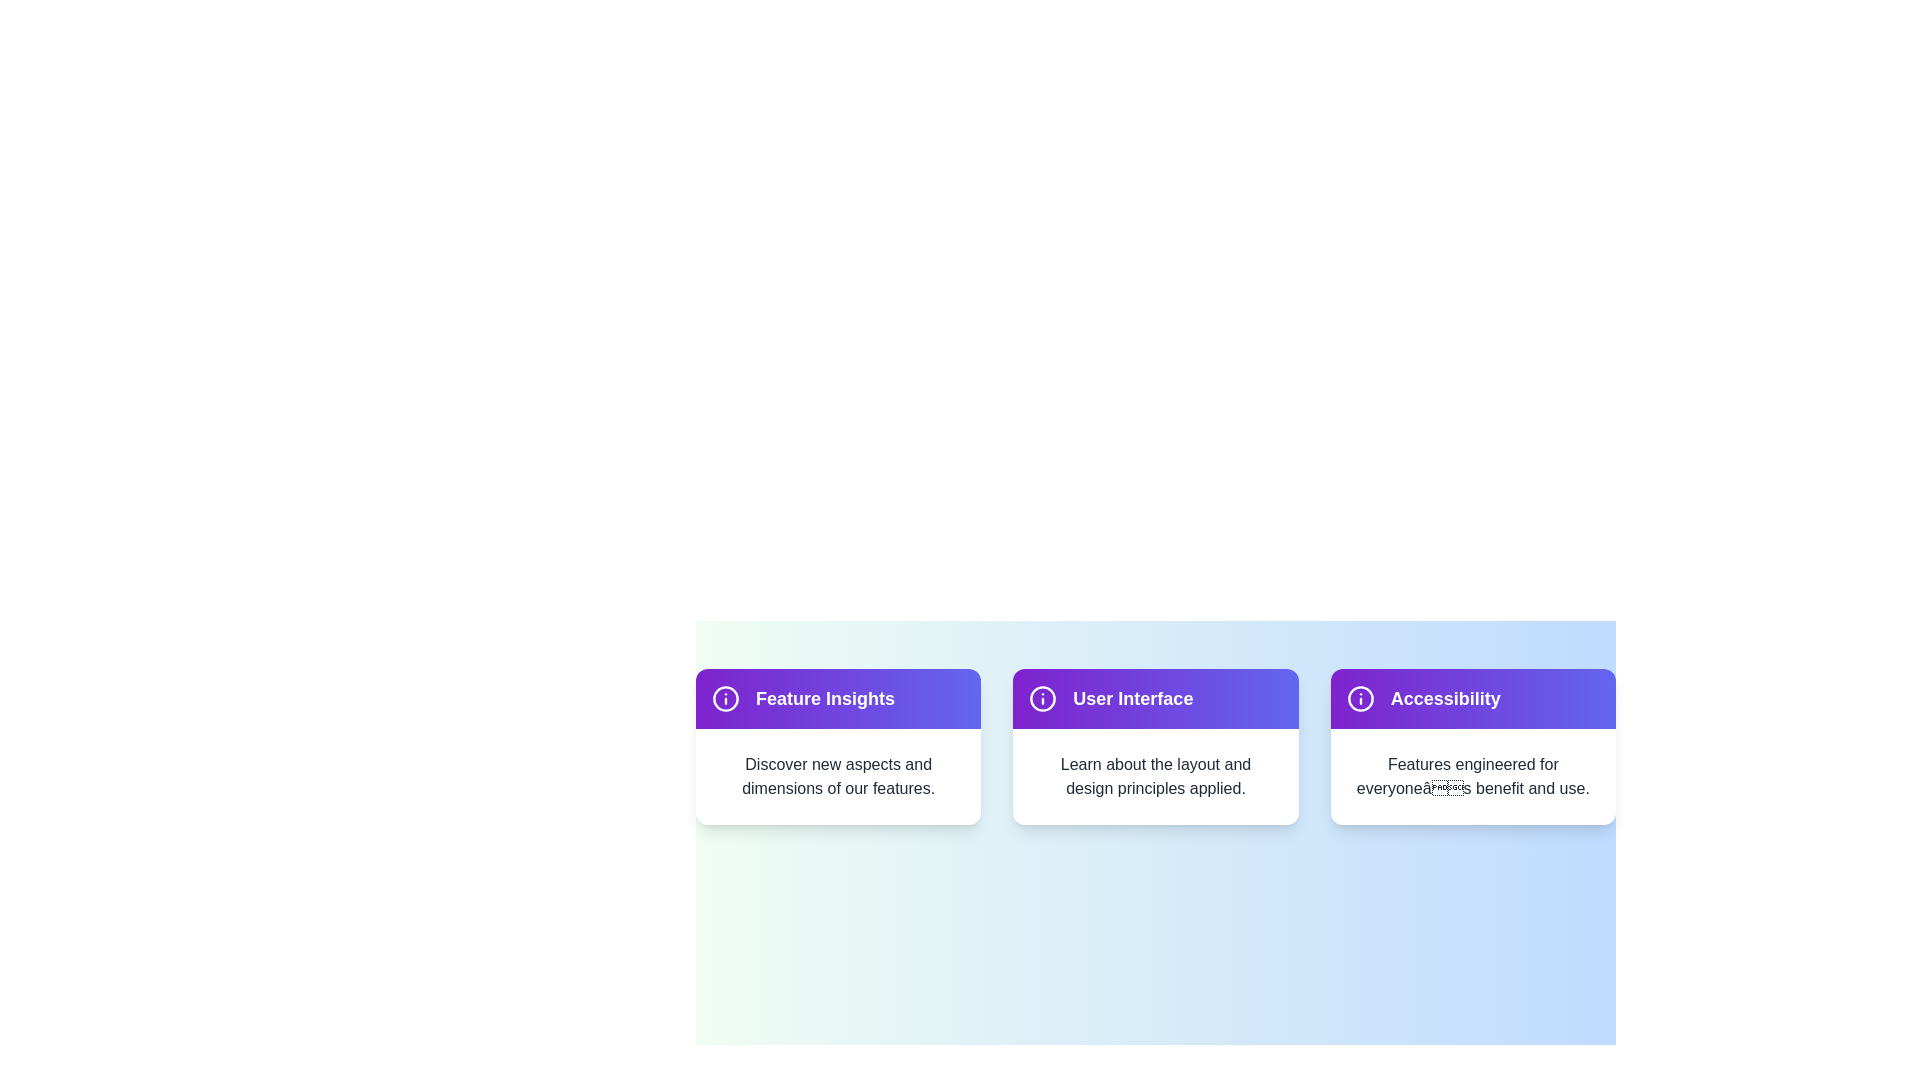 Image resolution: width=1920 pixels, height=1080 pixels. Describe the element at coordinates (1473, 697) in the screenshot. I see `the vibrant Accessibility button with a gradient background and white text` at that location.